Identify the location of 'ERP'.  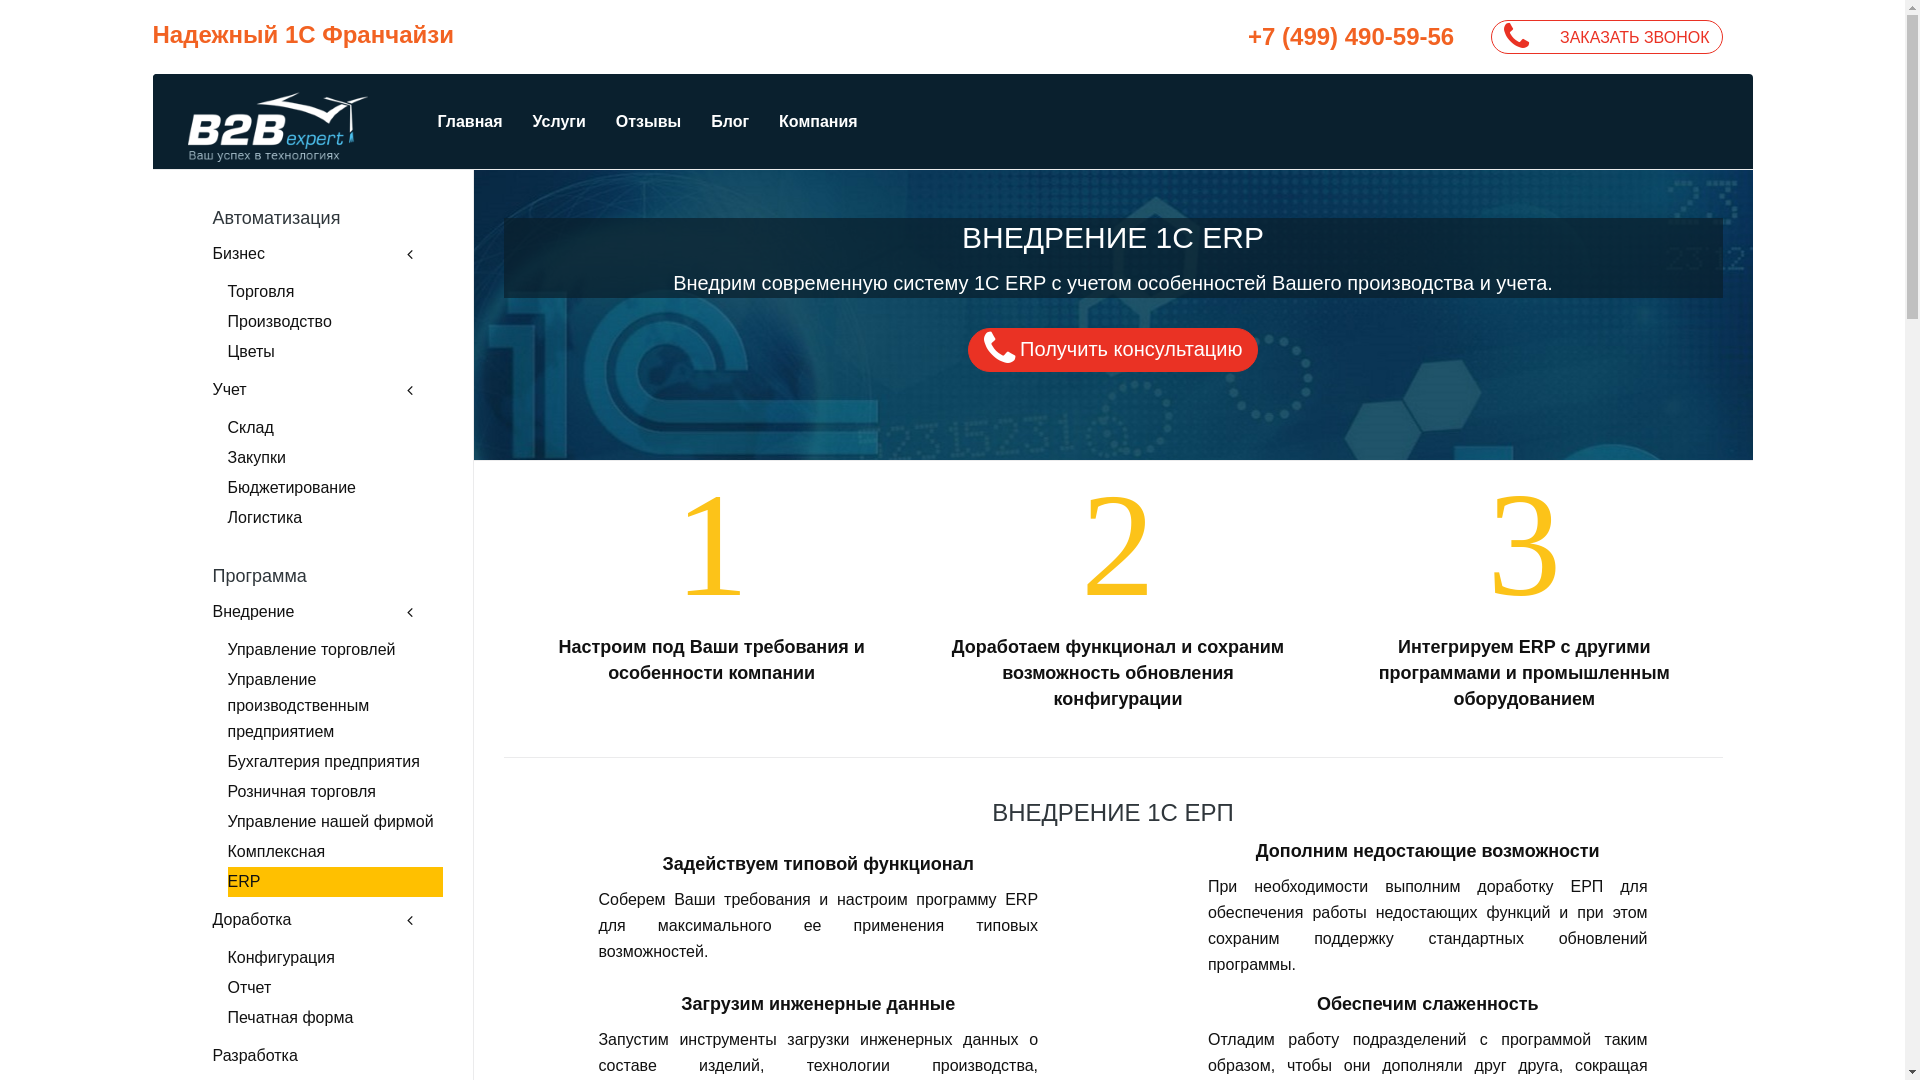
(335, 881).